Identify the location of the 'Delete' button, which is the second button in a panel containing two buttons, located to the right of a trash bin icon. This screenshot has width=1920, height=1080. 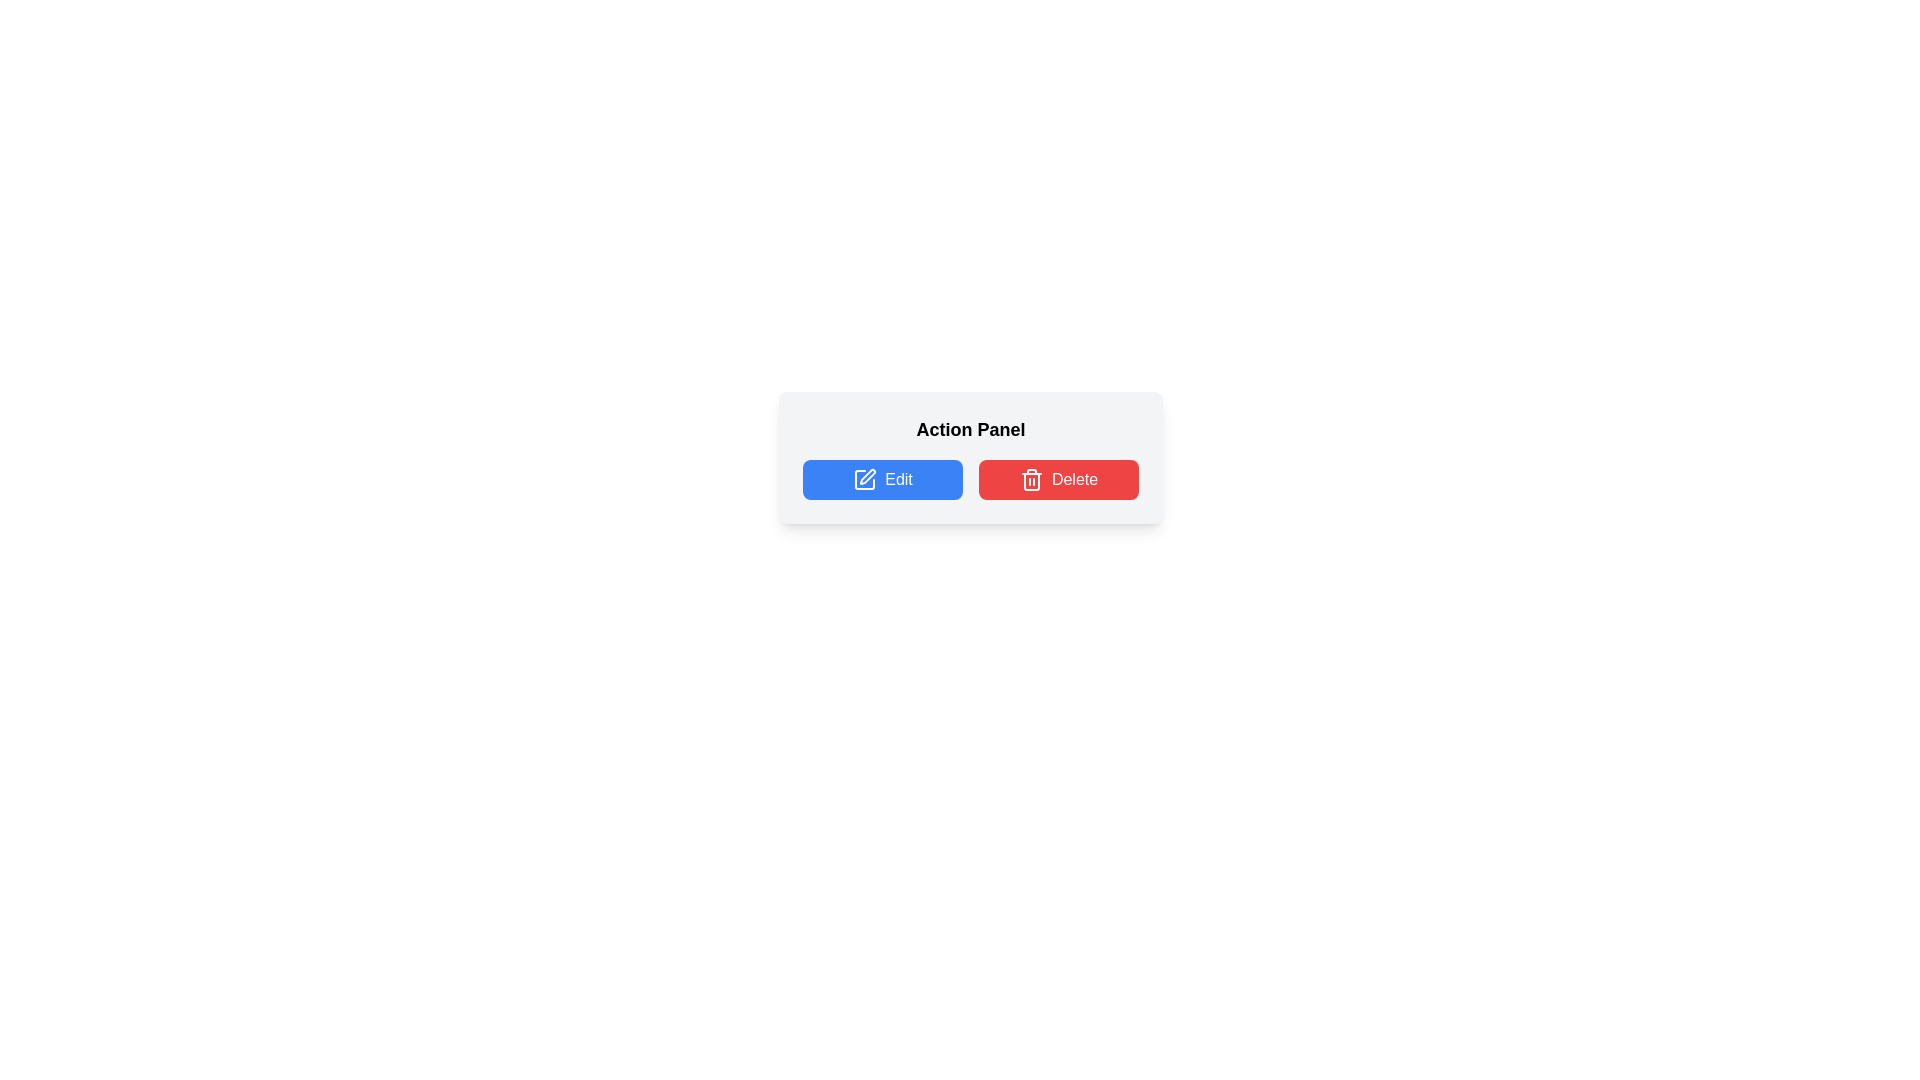
(1074, 479).